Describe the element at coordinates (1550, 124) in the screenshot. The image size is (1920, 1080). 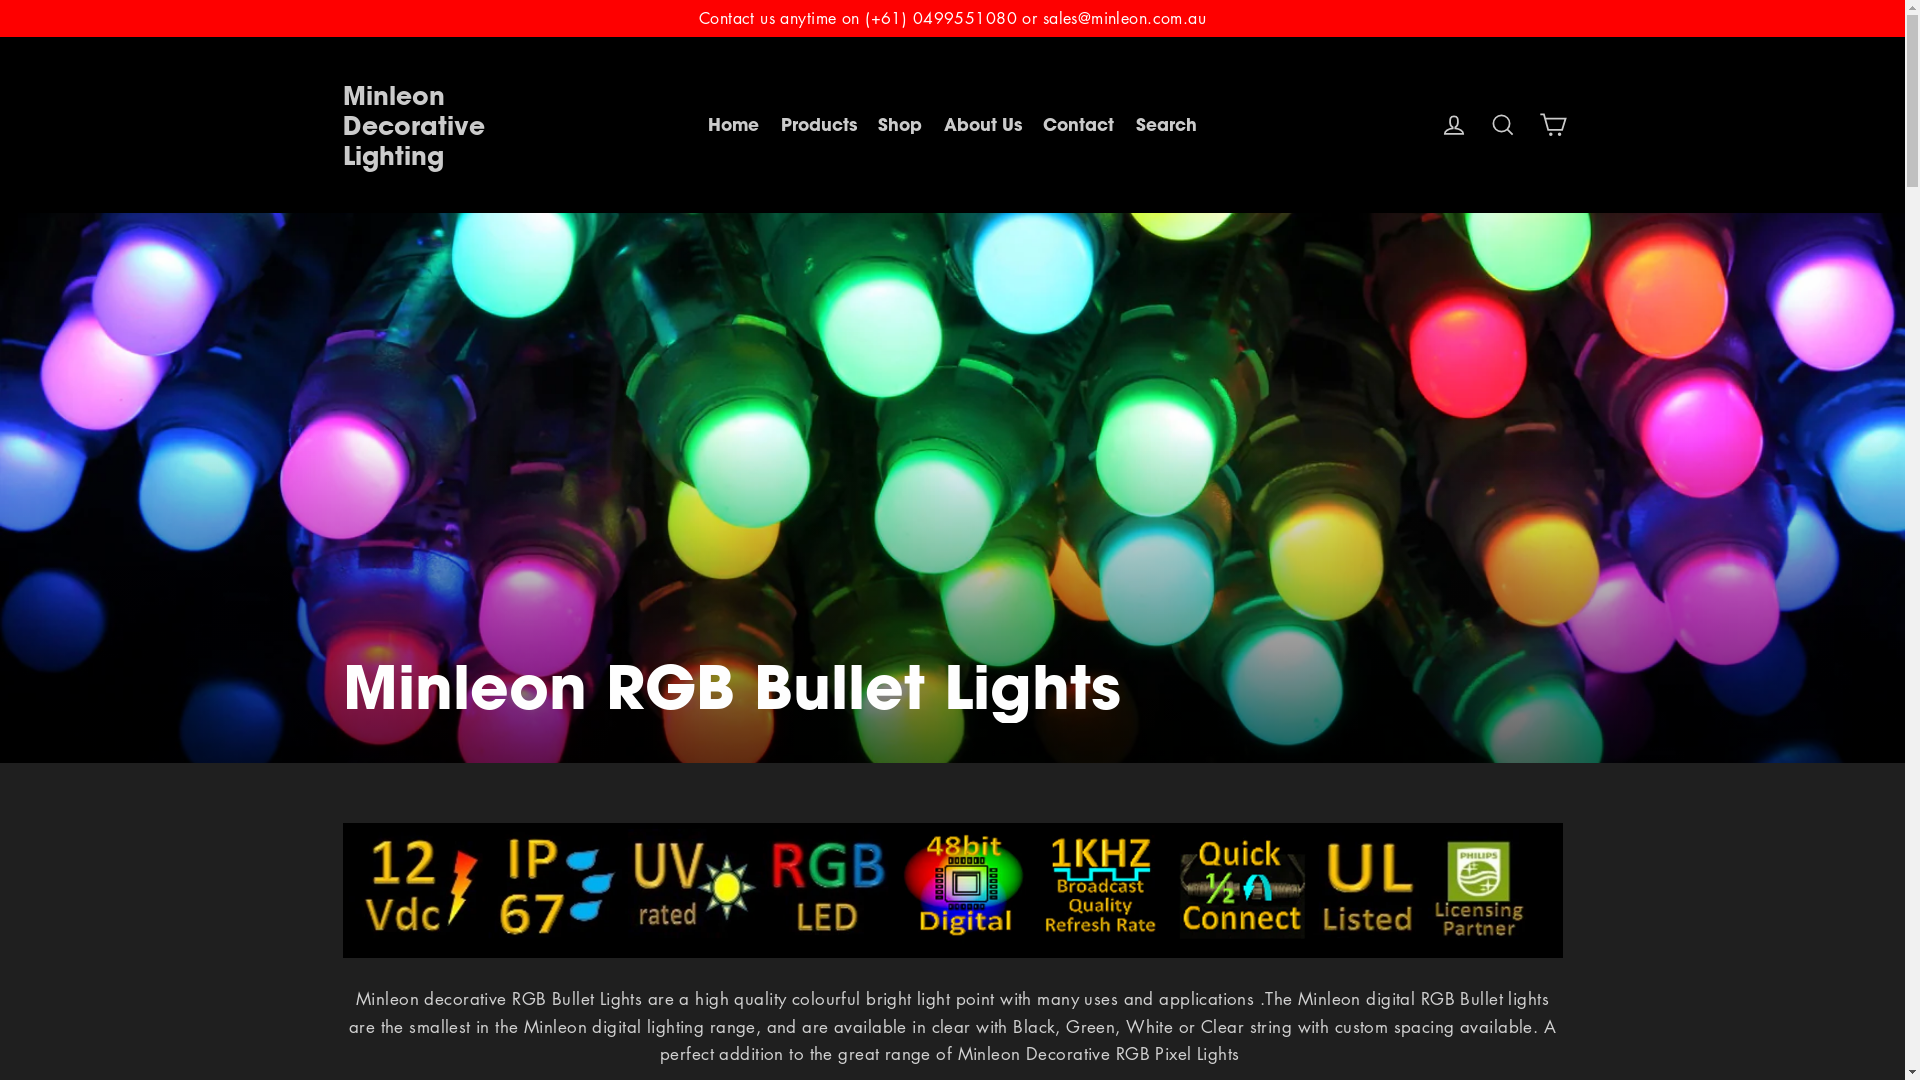
I see `'Cart'` at that location.